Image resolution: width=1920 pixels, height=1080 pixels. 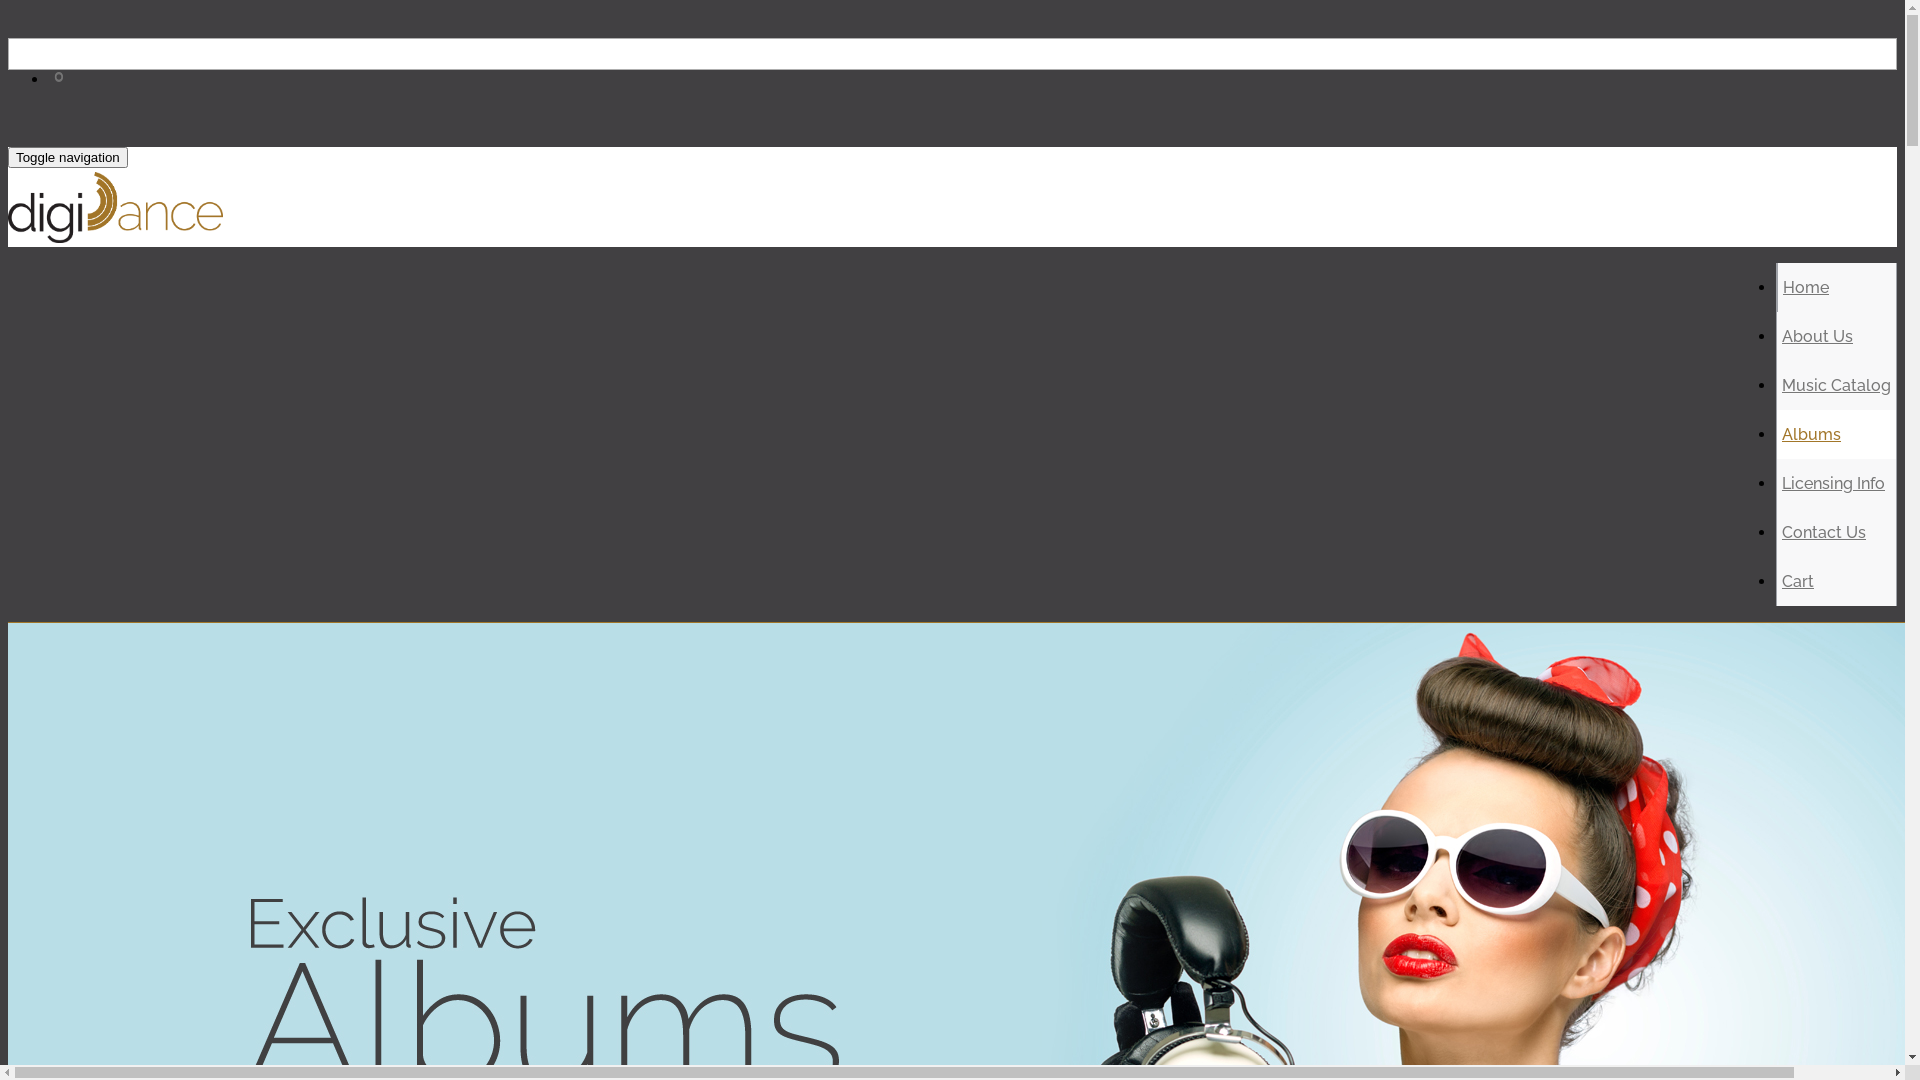 What do you see at coordinates (1798, 581) in the screenshot?
I see `'Cart'` at bounding box center [1798, 581].